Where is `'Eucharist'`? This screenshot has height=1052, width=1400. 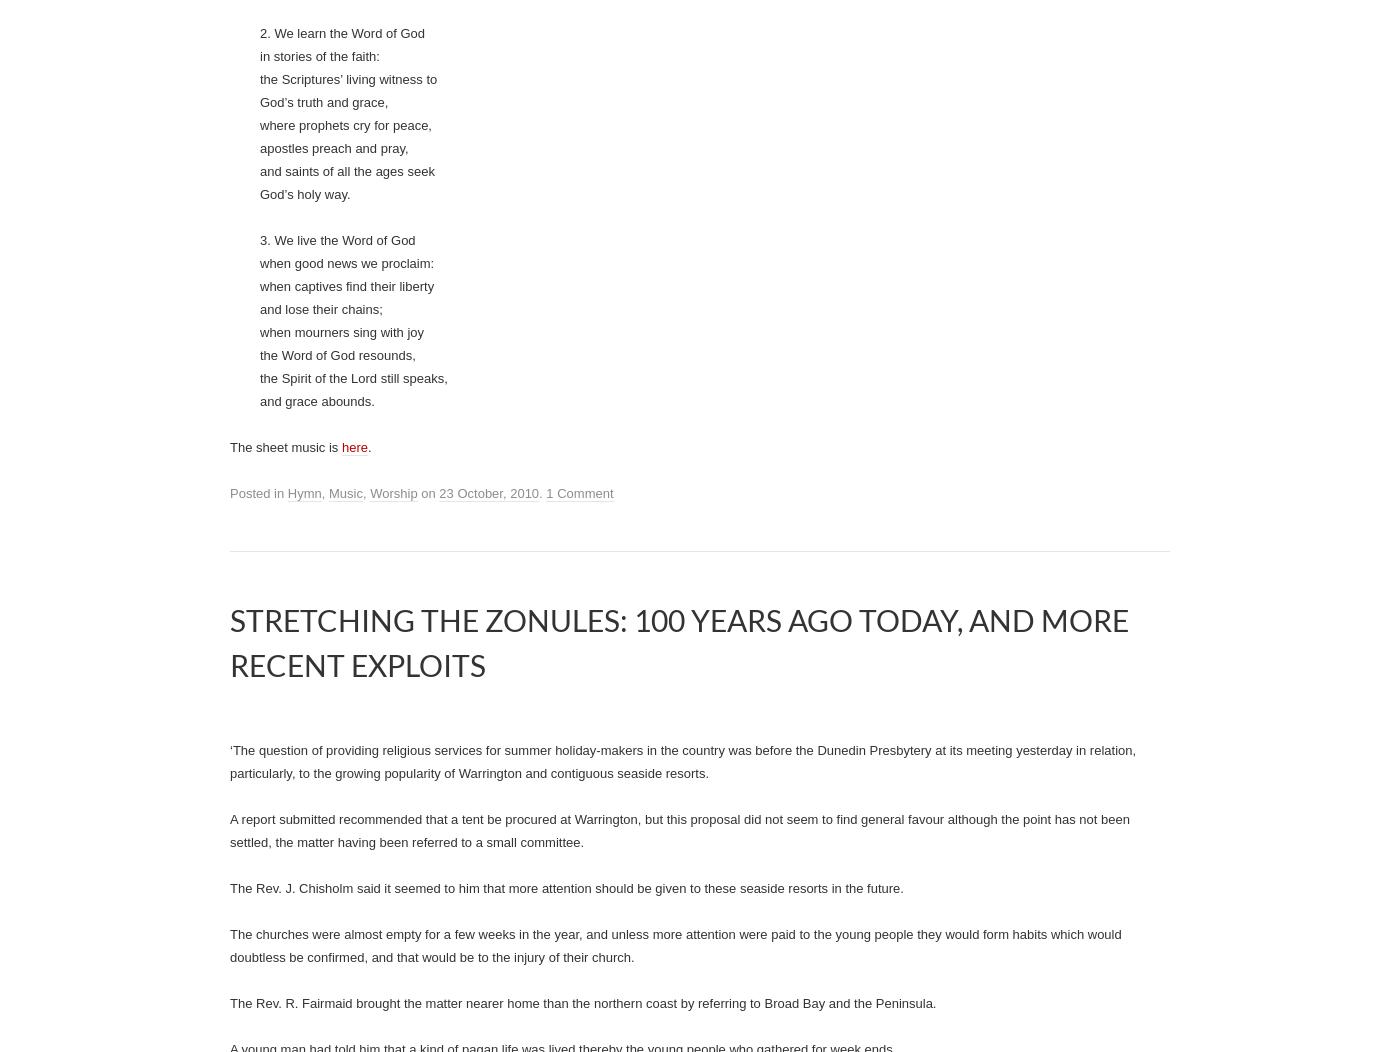
'Eucharist' is located at coordinates (336, 294).